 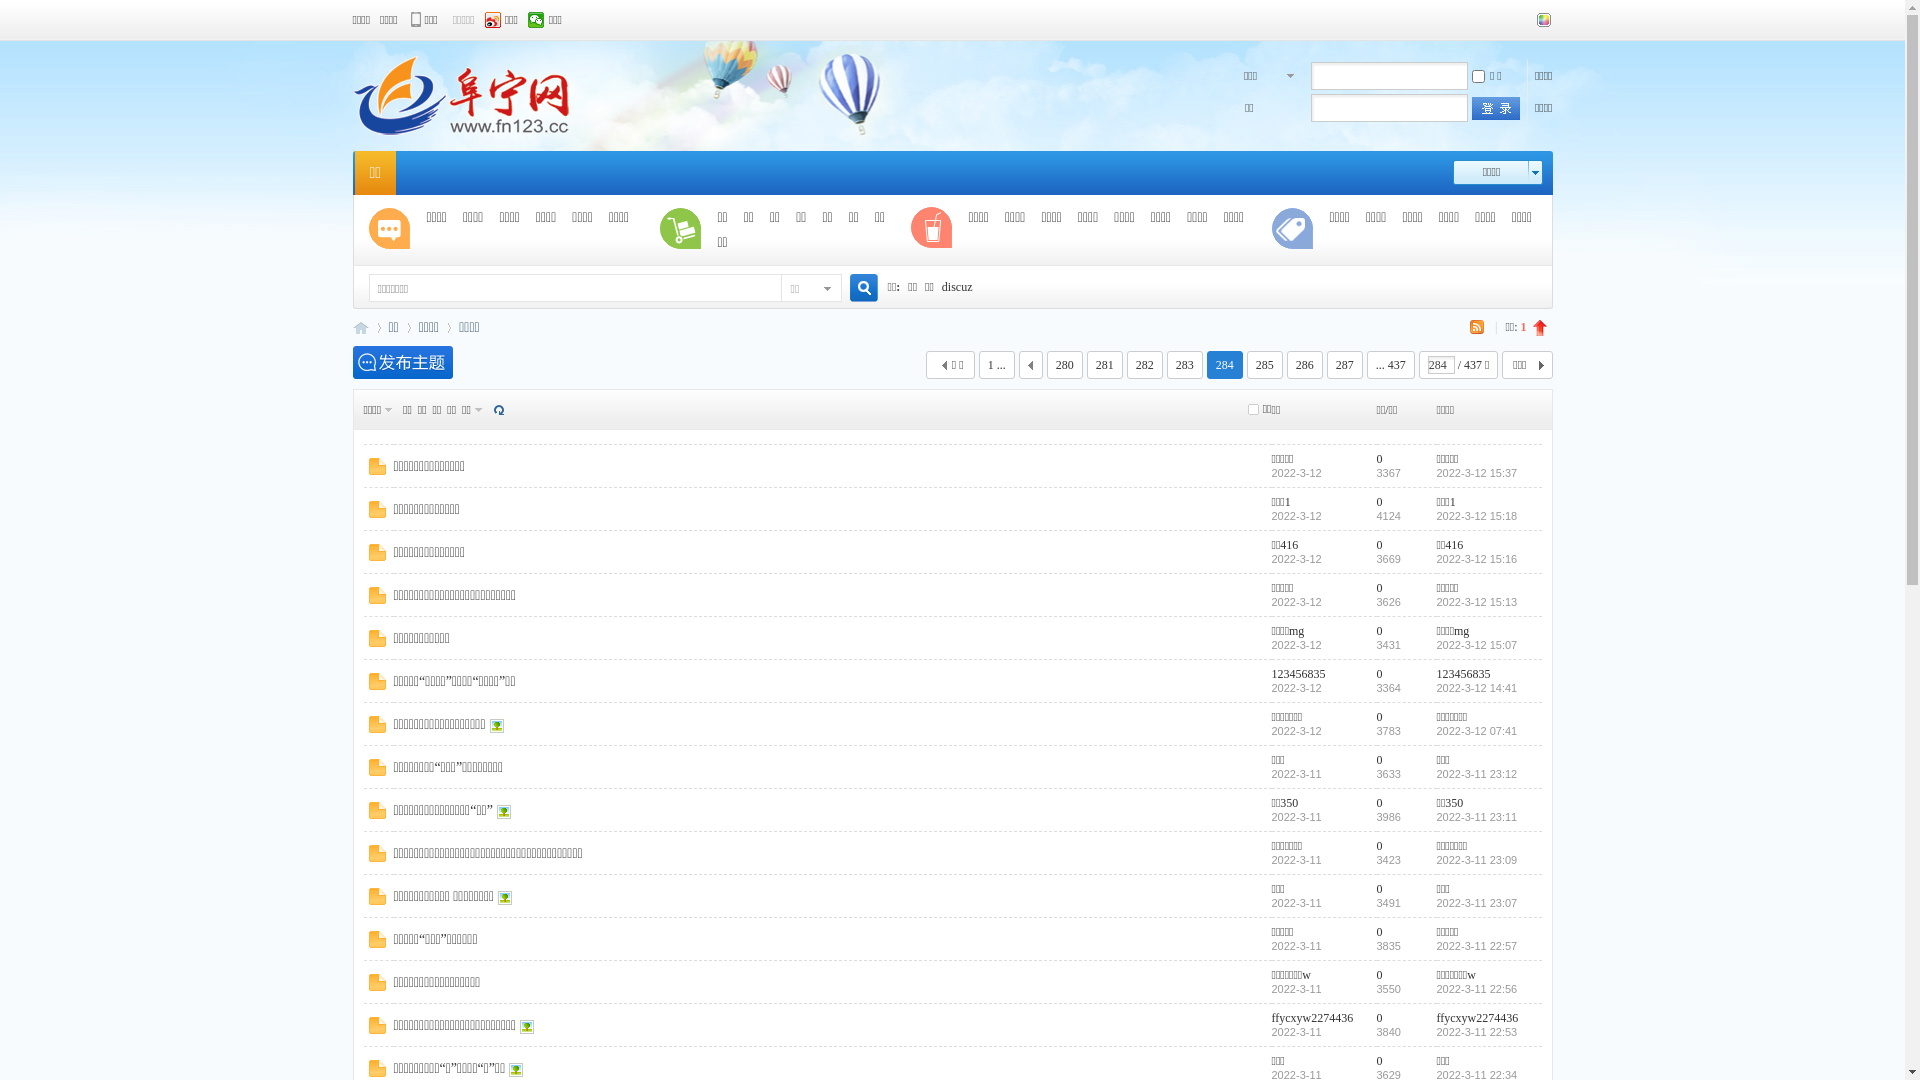 What do you see at coordinates (1064, 365) in the screenshot?
I see `'280'` at bounding box center [1064, 365].